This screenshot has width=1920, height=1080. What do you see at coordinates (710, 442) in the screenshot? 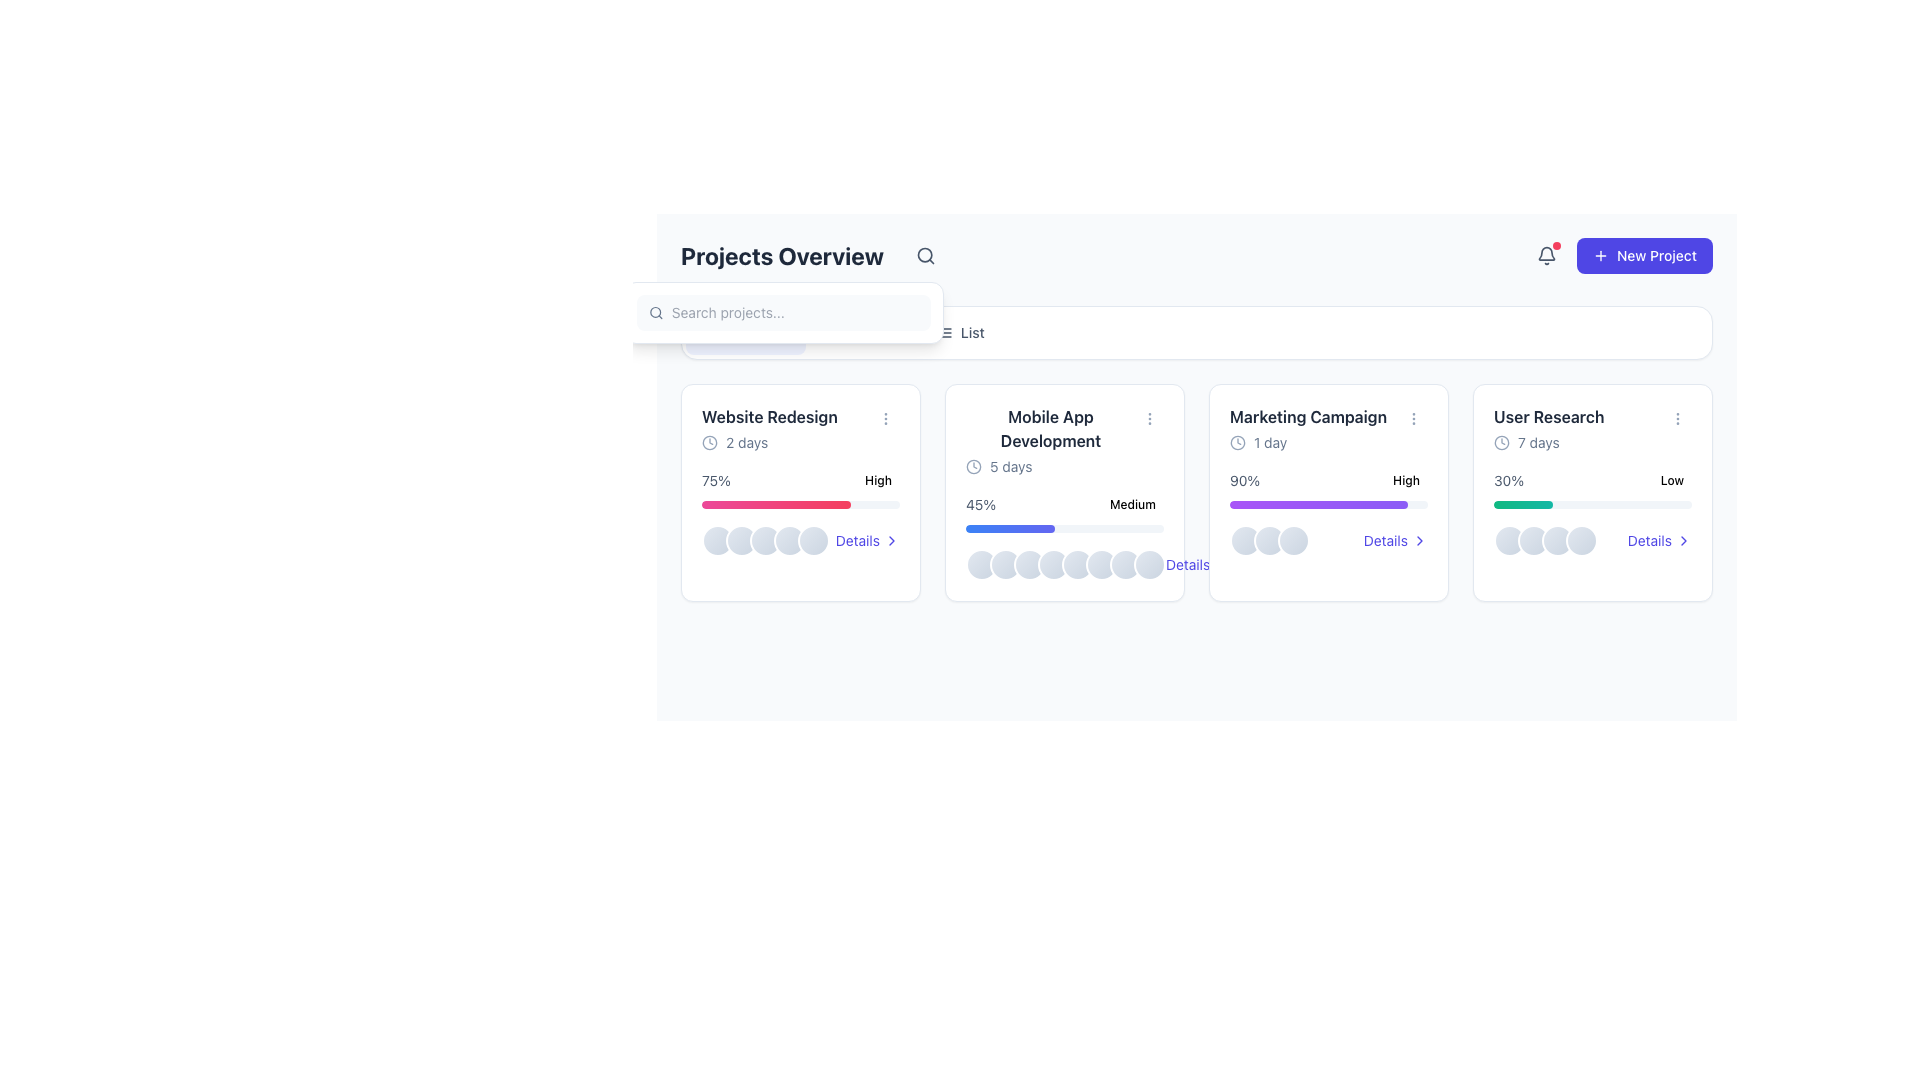
I see `the inner circle of the clock icon located near the top-right corner of the UI, adjacent to the 'Projects Overview' text` at bounding box center [710, 442].